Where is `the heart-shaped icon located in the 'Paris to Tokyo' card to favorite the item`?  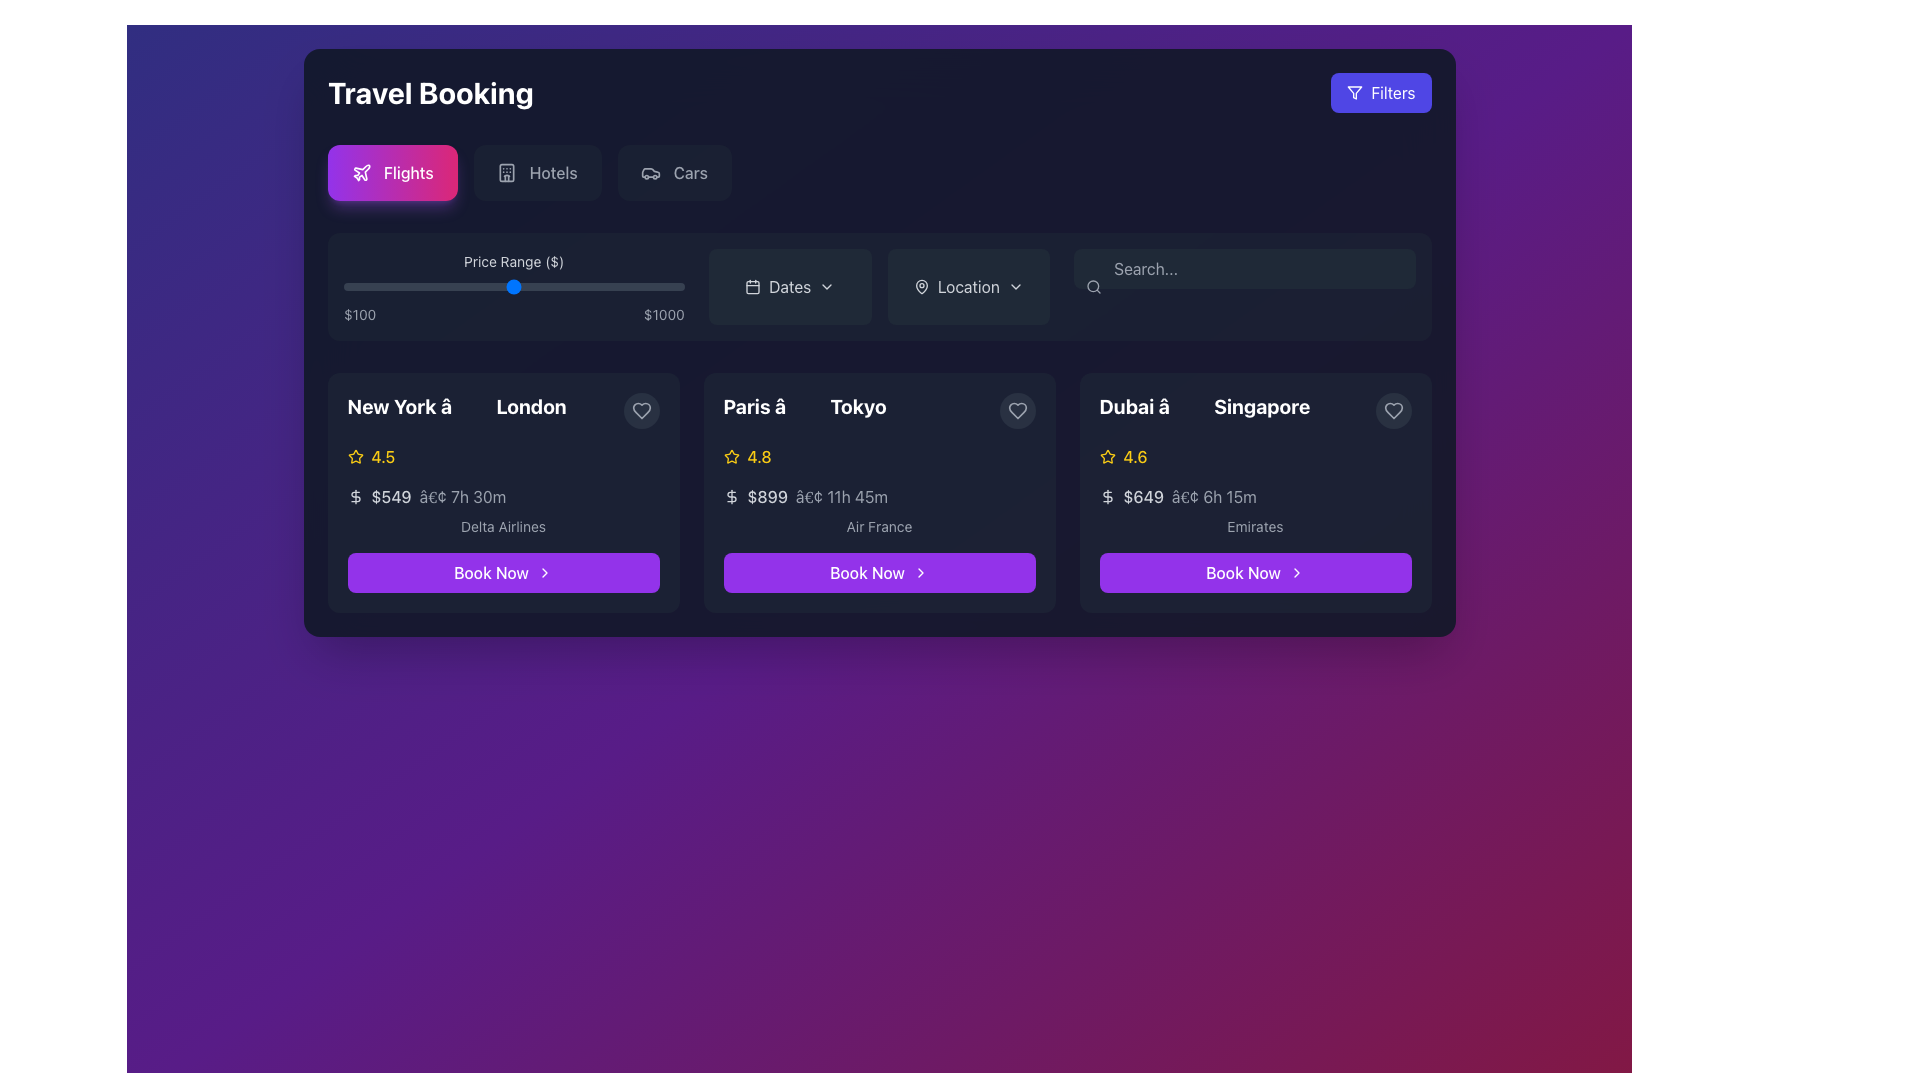
the heart-shaped icon located in the 'Paris to Tokyo' card to favorite the item is located at coordinates (1017, 410).